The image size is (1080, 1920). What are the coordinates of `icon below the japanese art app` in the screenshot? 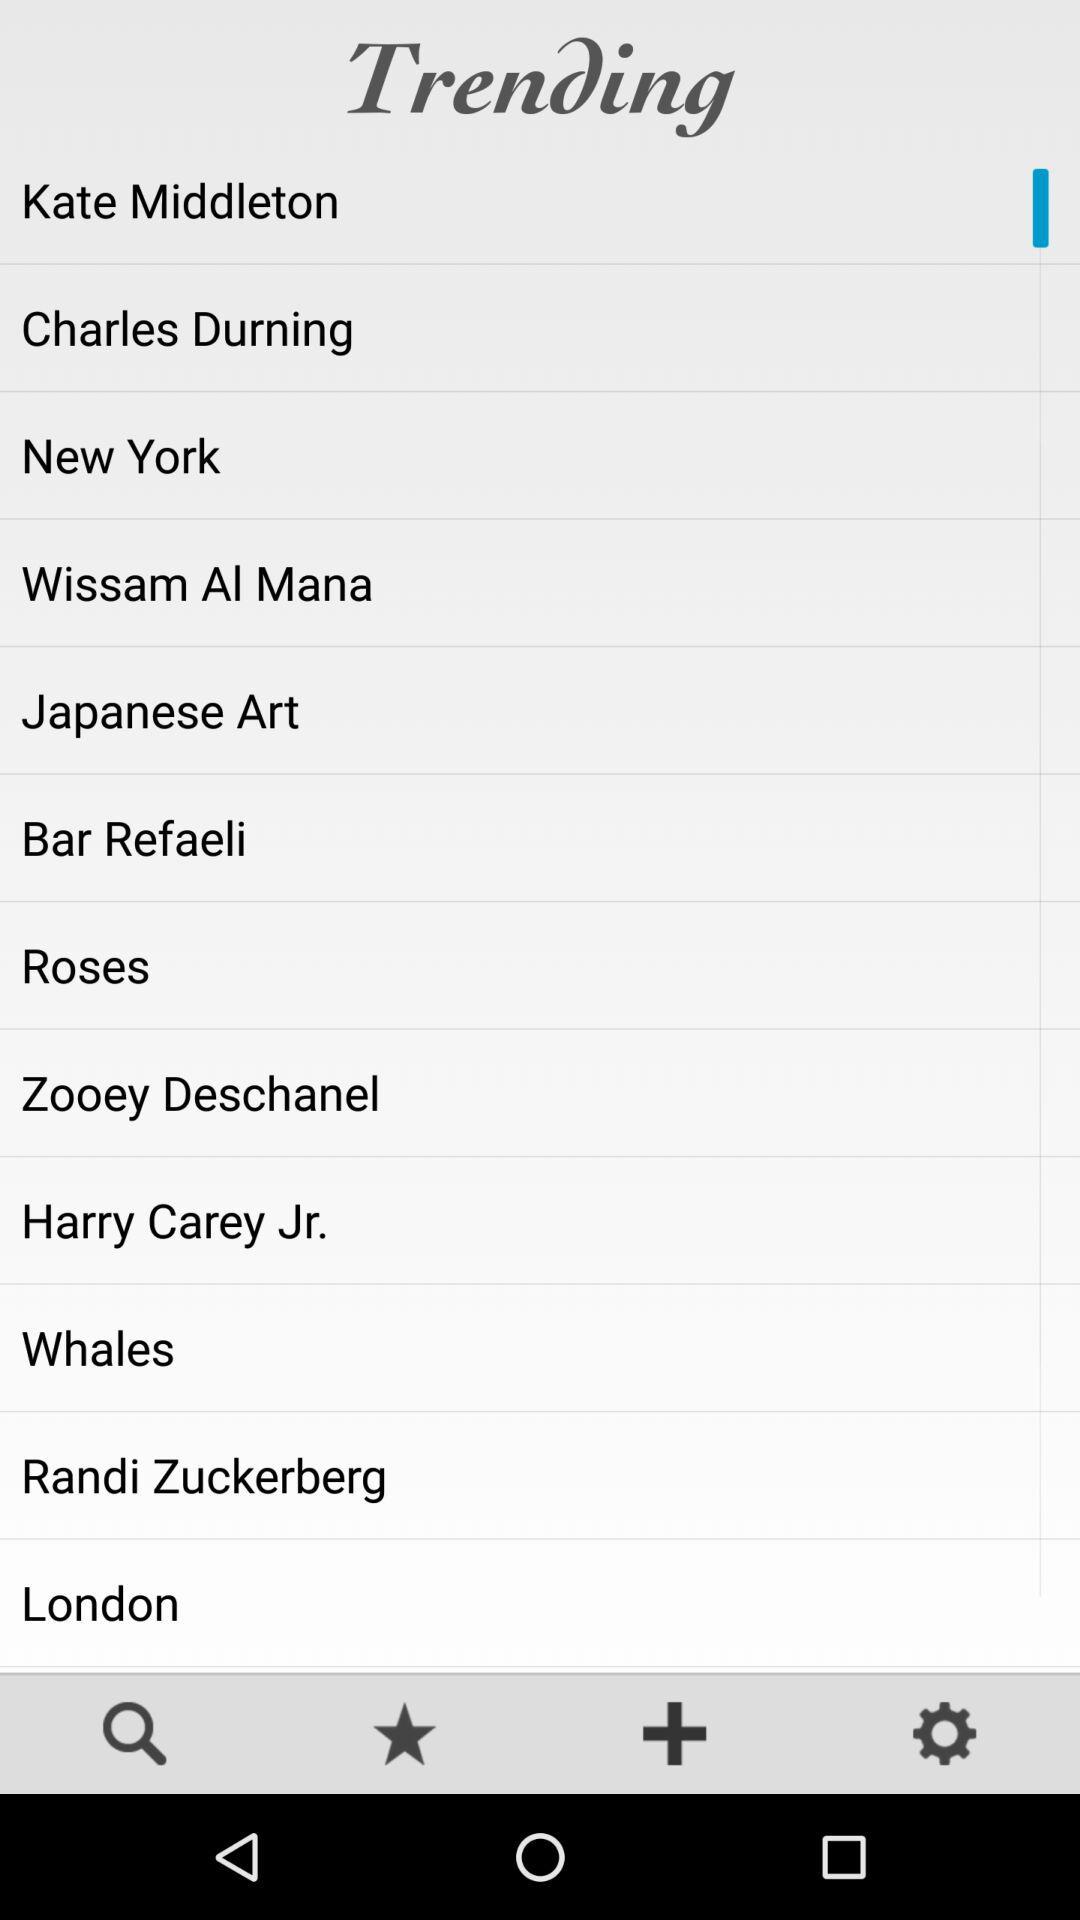 It's located at (540, 837).